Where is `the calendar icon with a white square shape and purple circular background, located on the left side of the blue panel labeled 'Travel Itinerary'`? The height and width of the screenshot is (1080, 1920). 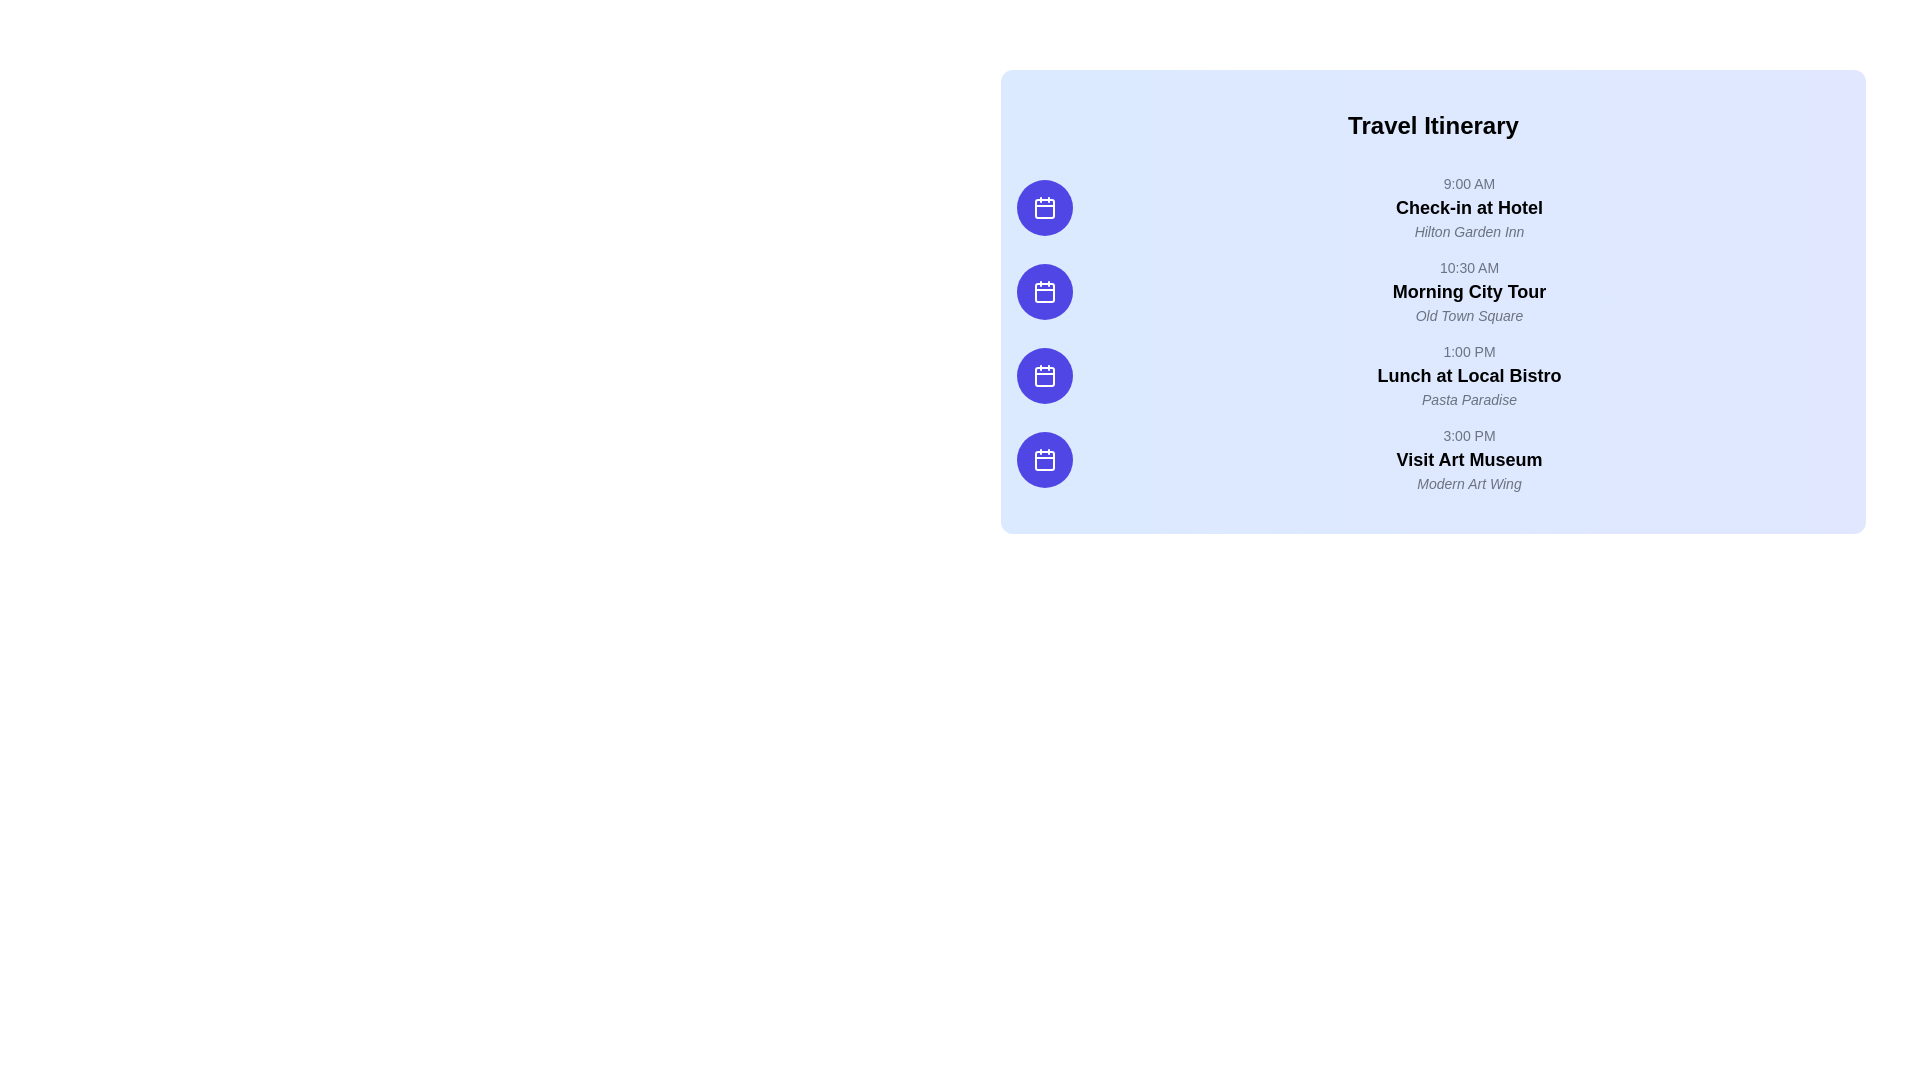 the calendar icon with a white square shape and purple circular background, located on the left side of the blue panel labeled 'Travel Itinerary' is located at coordinates (1044, 208).